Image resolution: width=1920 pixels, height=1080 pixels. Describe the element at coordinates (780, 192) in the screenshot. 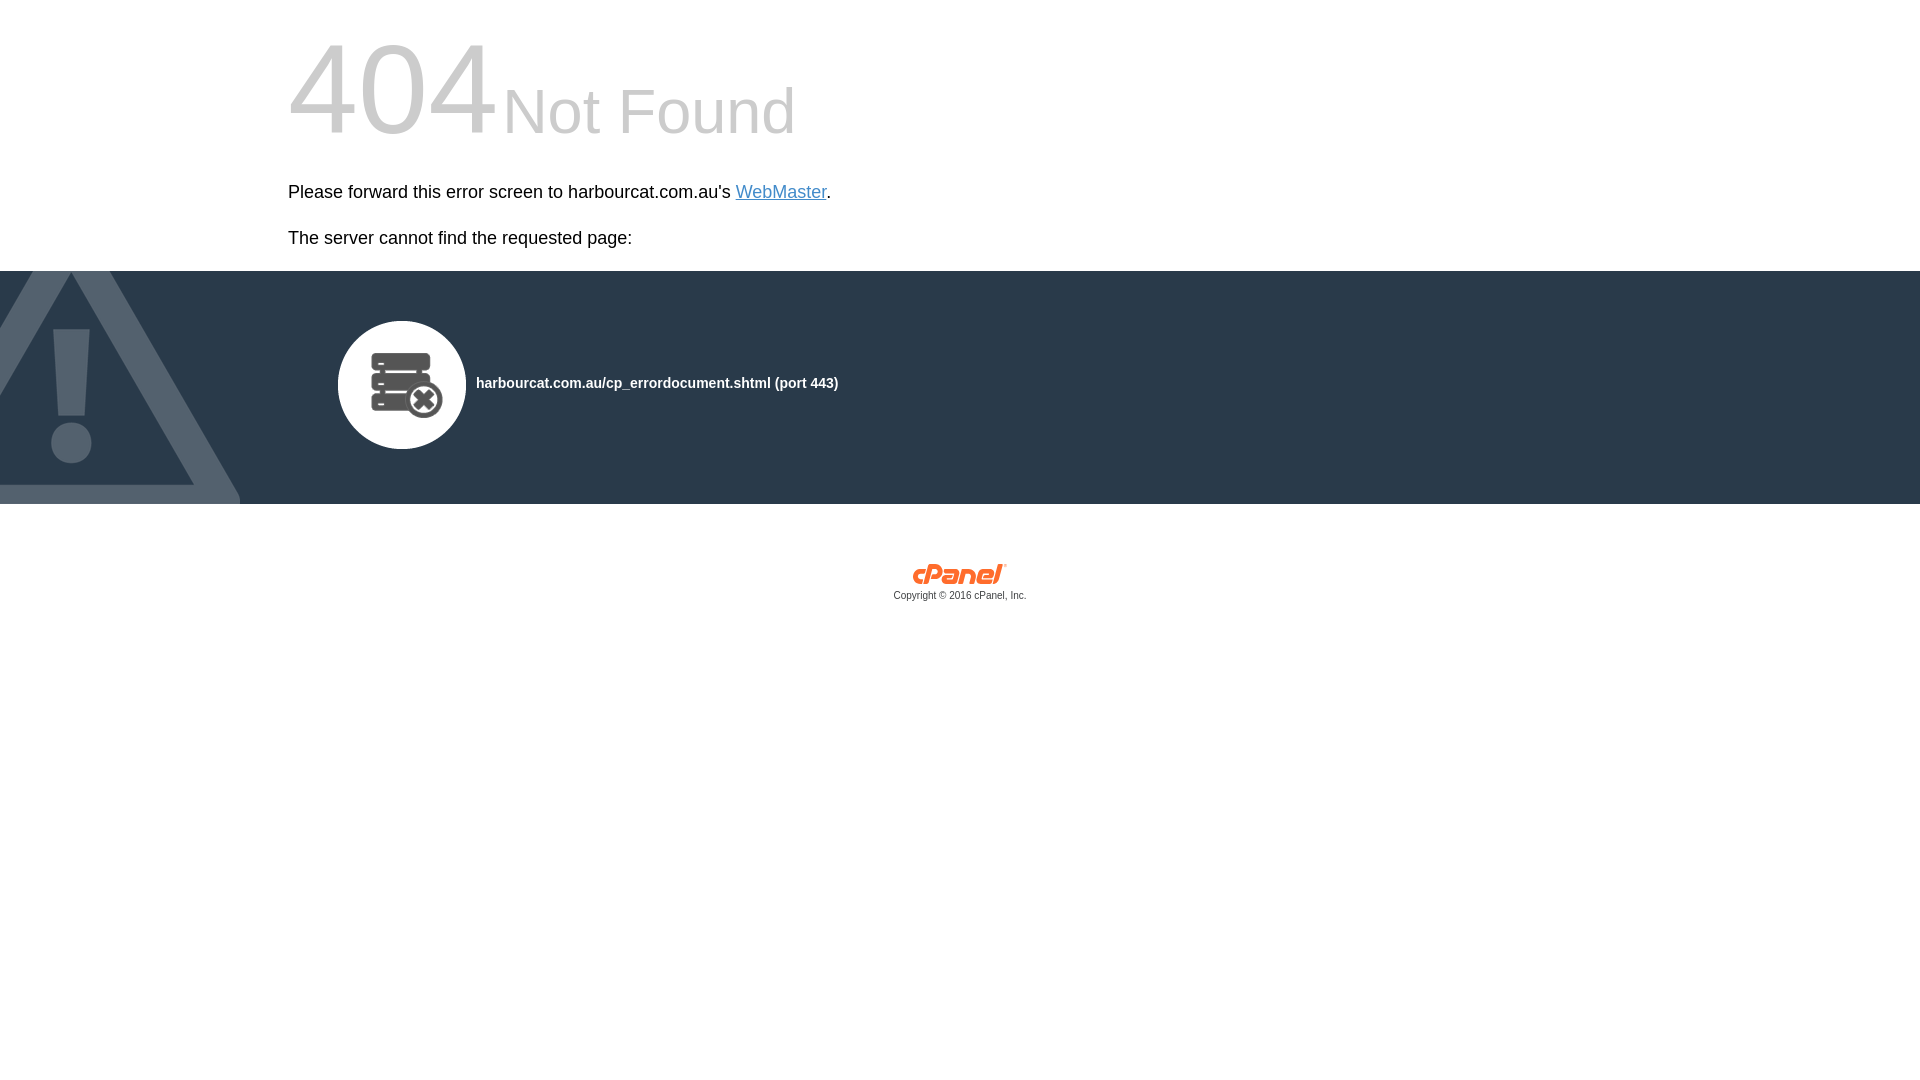

I see `'WebMaster'` at that location.